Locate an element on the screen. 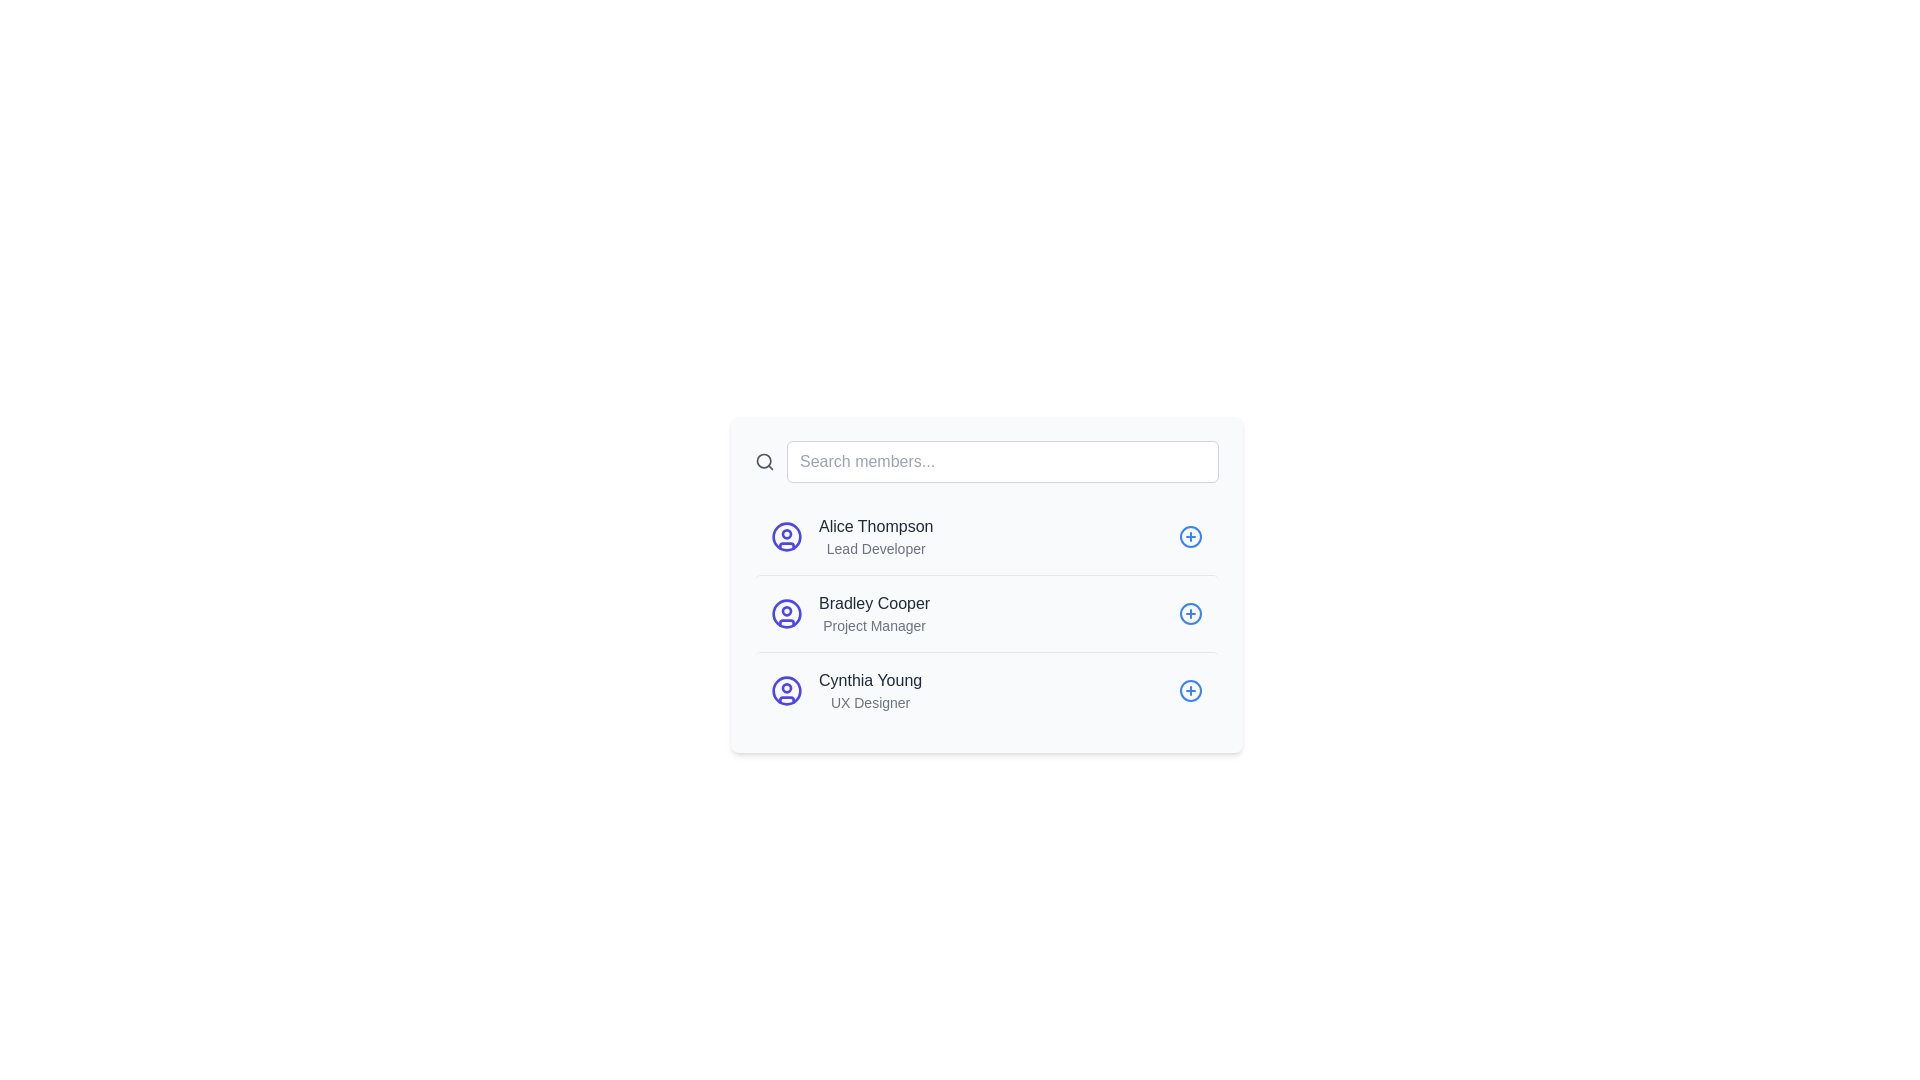 This screenshot has height=1080, width=1920. the circular plus icon associated with the contact information of 'Bradley Cooper - Project Manager' is located at coordinates (1190, 612).